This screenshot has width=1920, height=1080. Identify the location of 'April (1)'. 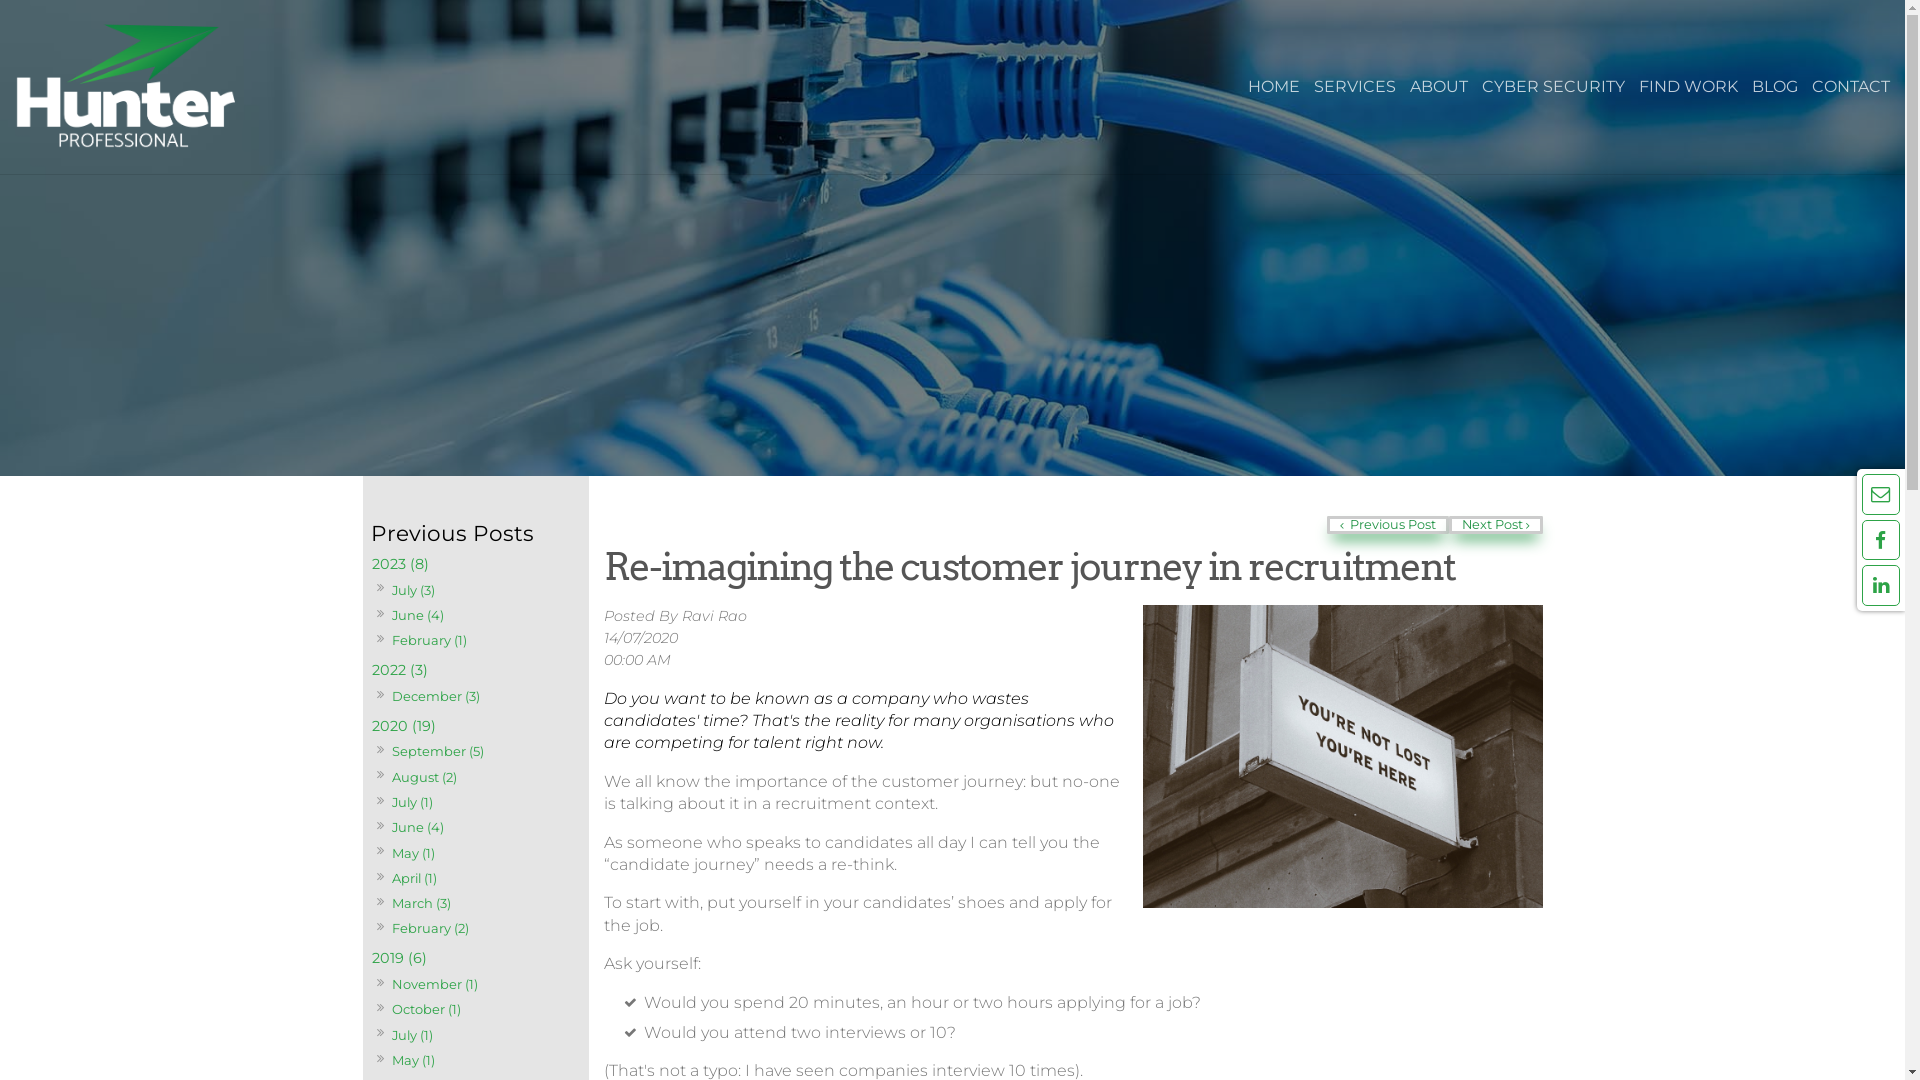
(389, 877).